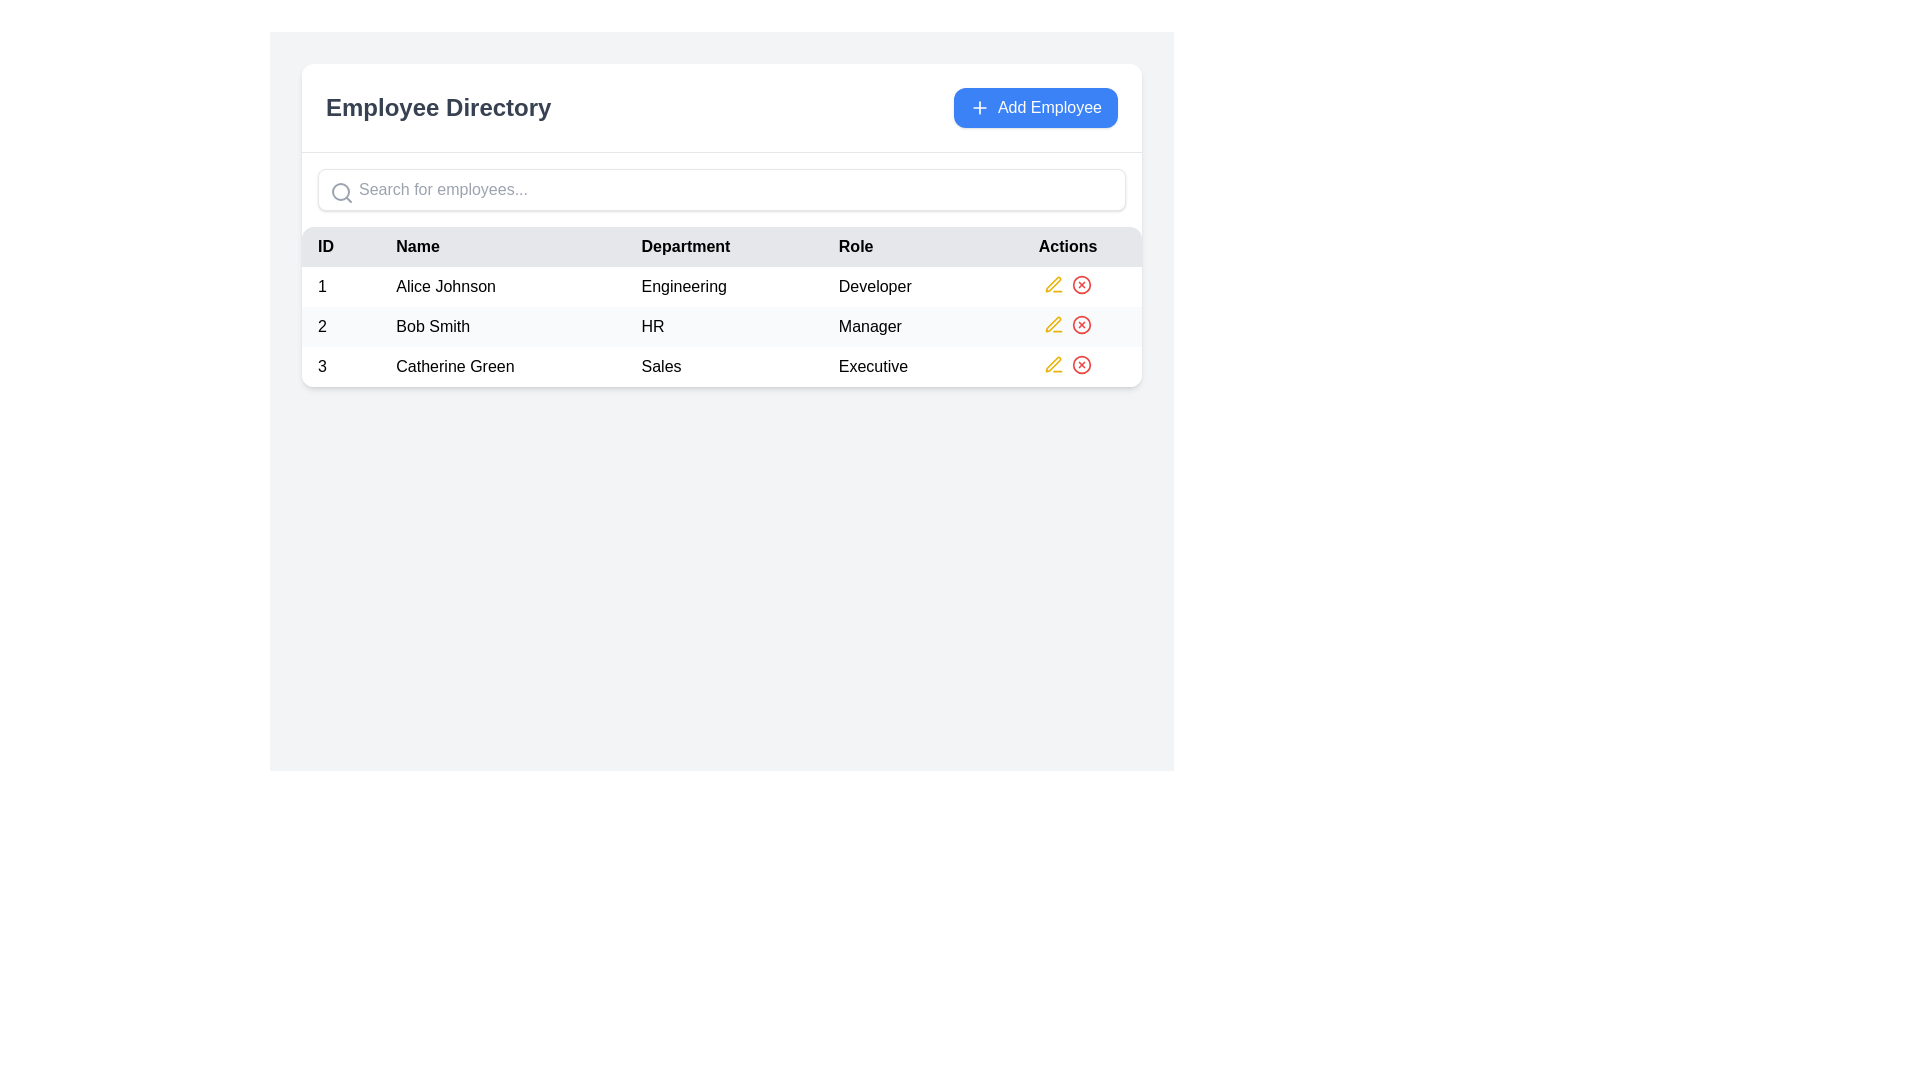  What do you see at coordinates (720, 307) in the screenshot?
I see `the 'Department' cell in the employee data table for 'Alice Johnson', located adjacent to 'Engineering'` at bounding box center [720, 307].